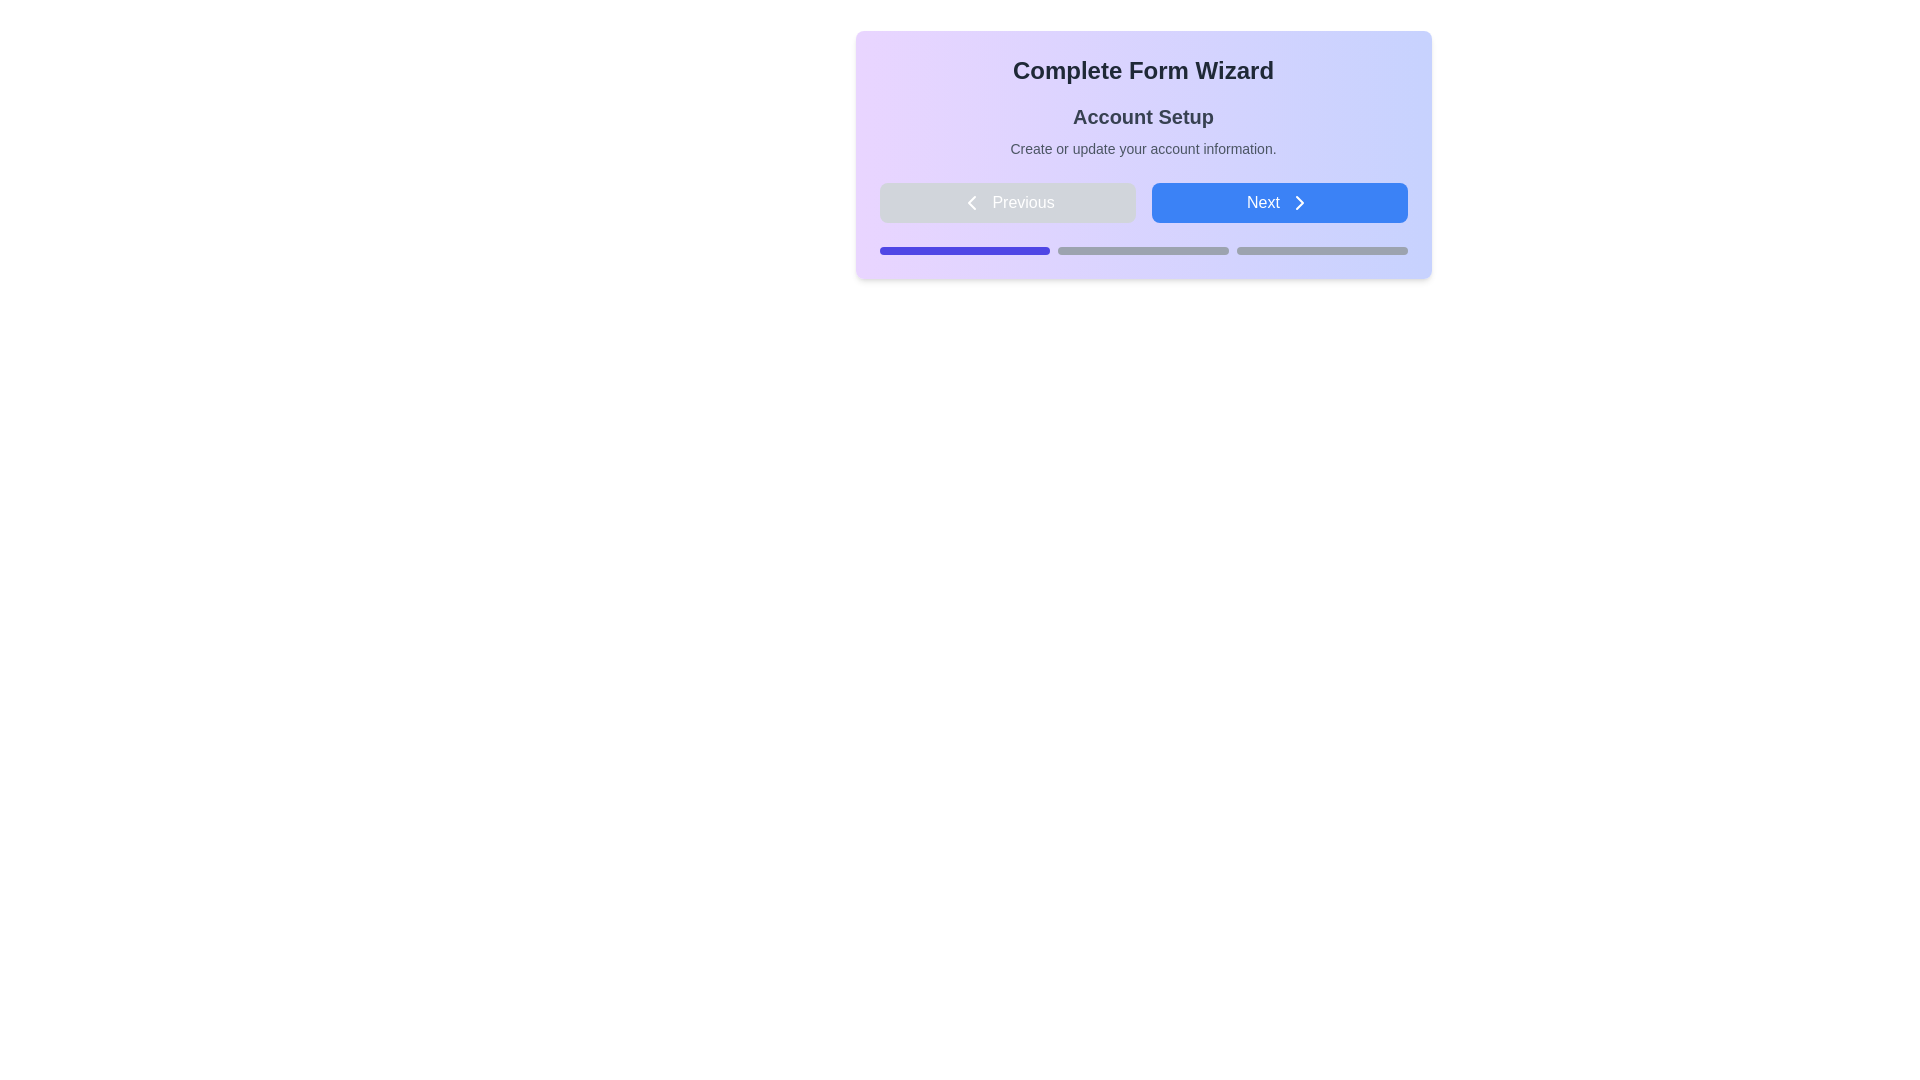 Image resolution: width=1920 pixels, height=1080 pixels. What do you see at coordinates (1278, 203) in the screenshot?
I see `the blue rectangular button labeled 'Next' with a right-pointing arrow icon to proceed` at bounding box center [1278, 203].